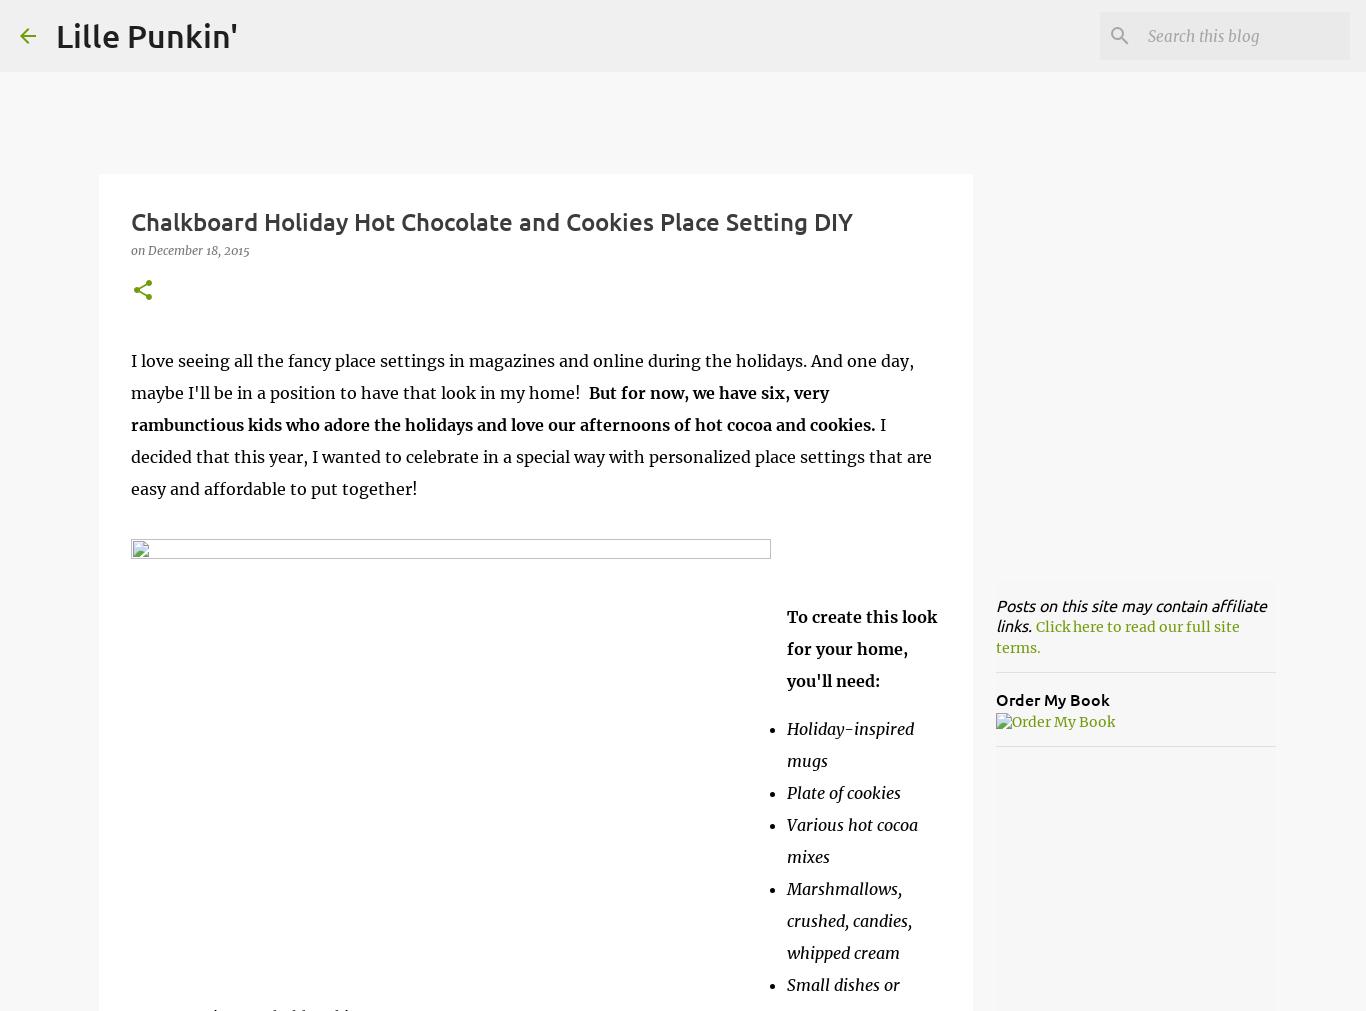  I want to click on 'To create this look for your home, you'll need:', so click(859, 648).